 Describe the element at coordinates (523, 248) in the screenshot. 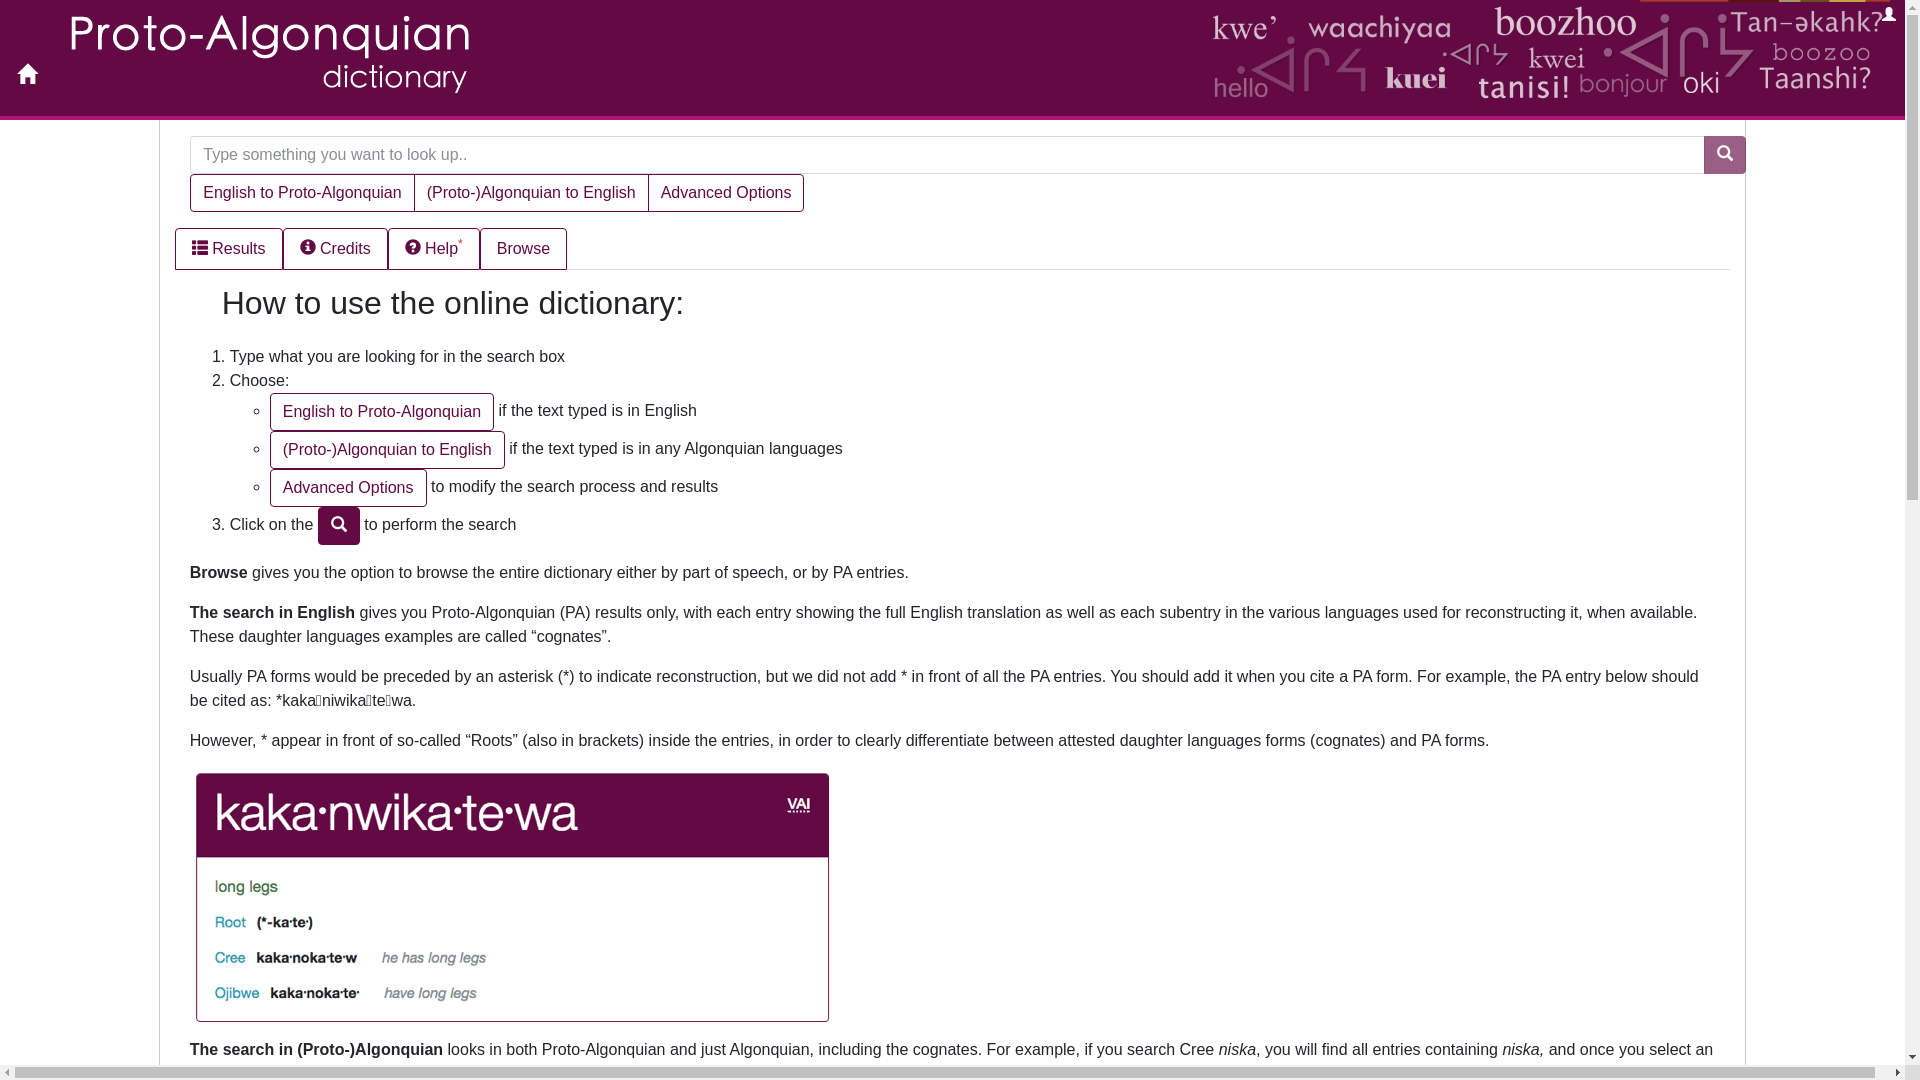

I see `'Browse'` at that location.